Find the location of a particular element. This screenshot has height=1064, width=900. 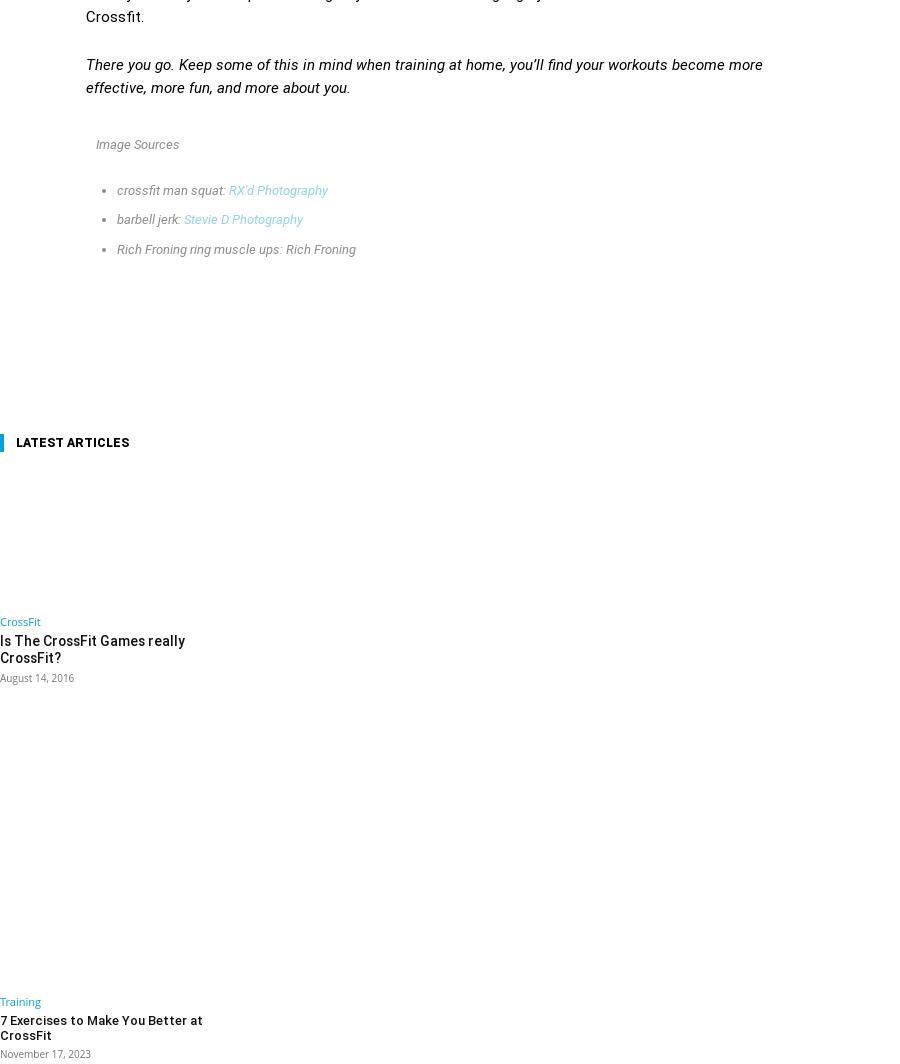

'7 Exercises to Make You Better at CrossFit' is located at coordinates (108, 1016).